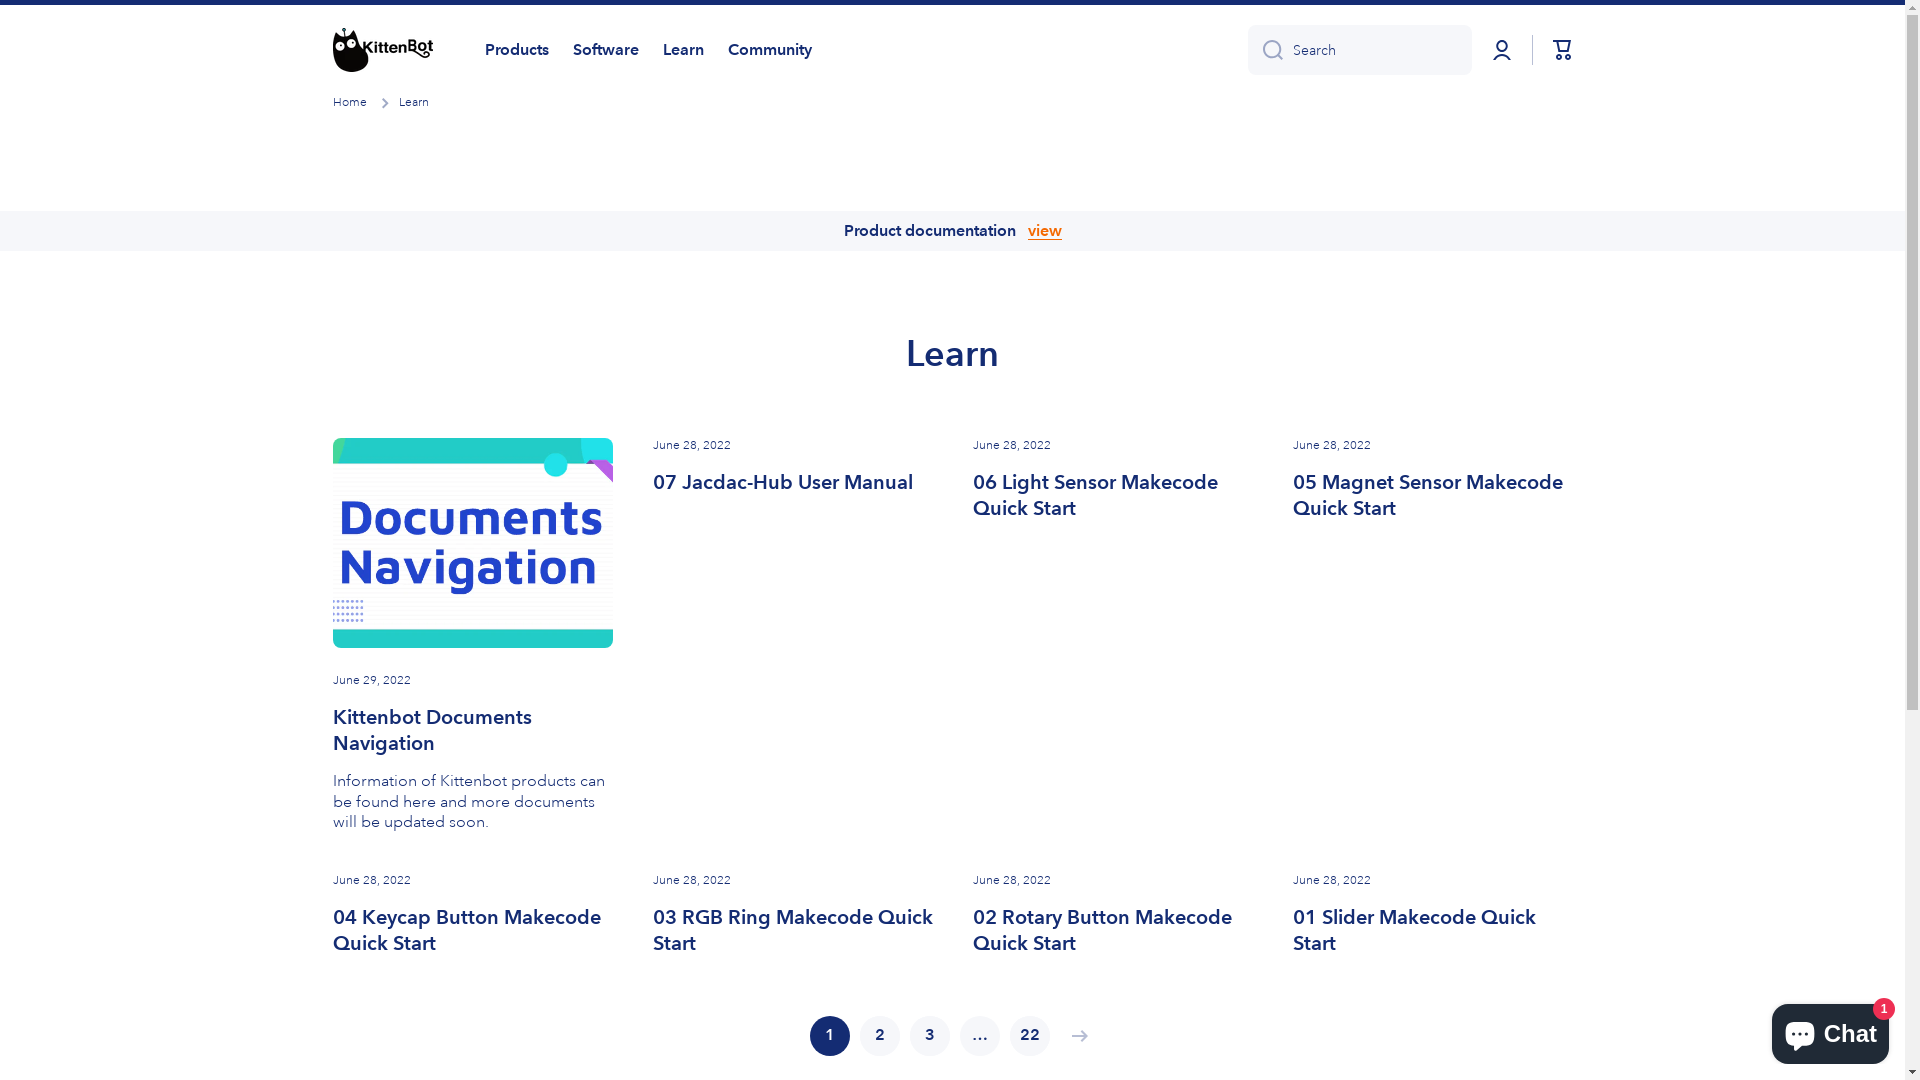  What do you see at coordinates (909, 1035) in the screenshot?
I see `'3'` at bounding box center [909, 1035].